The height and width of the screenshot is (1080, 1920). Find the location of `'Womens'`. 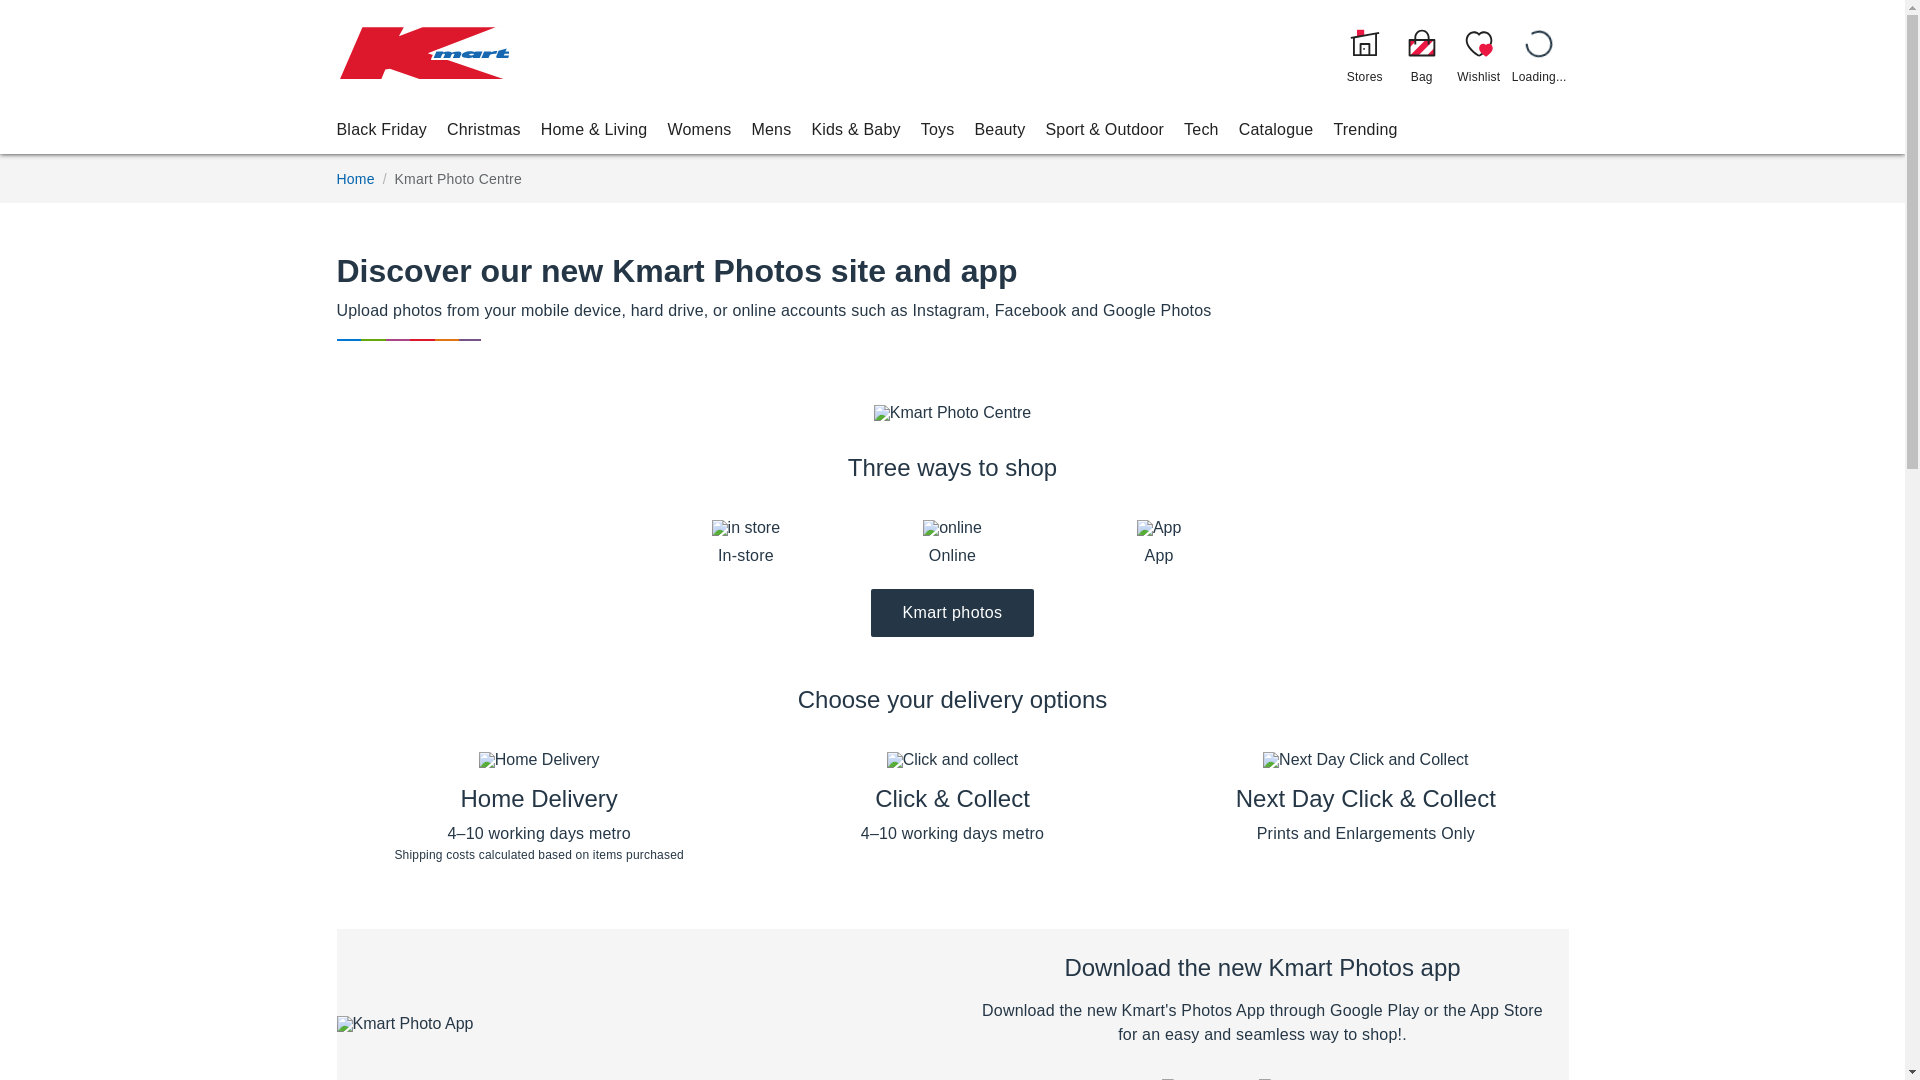

'Womens' is located at coordinates (699, 129).